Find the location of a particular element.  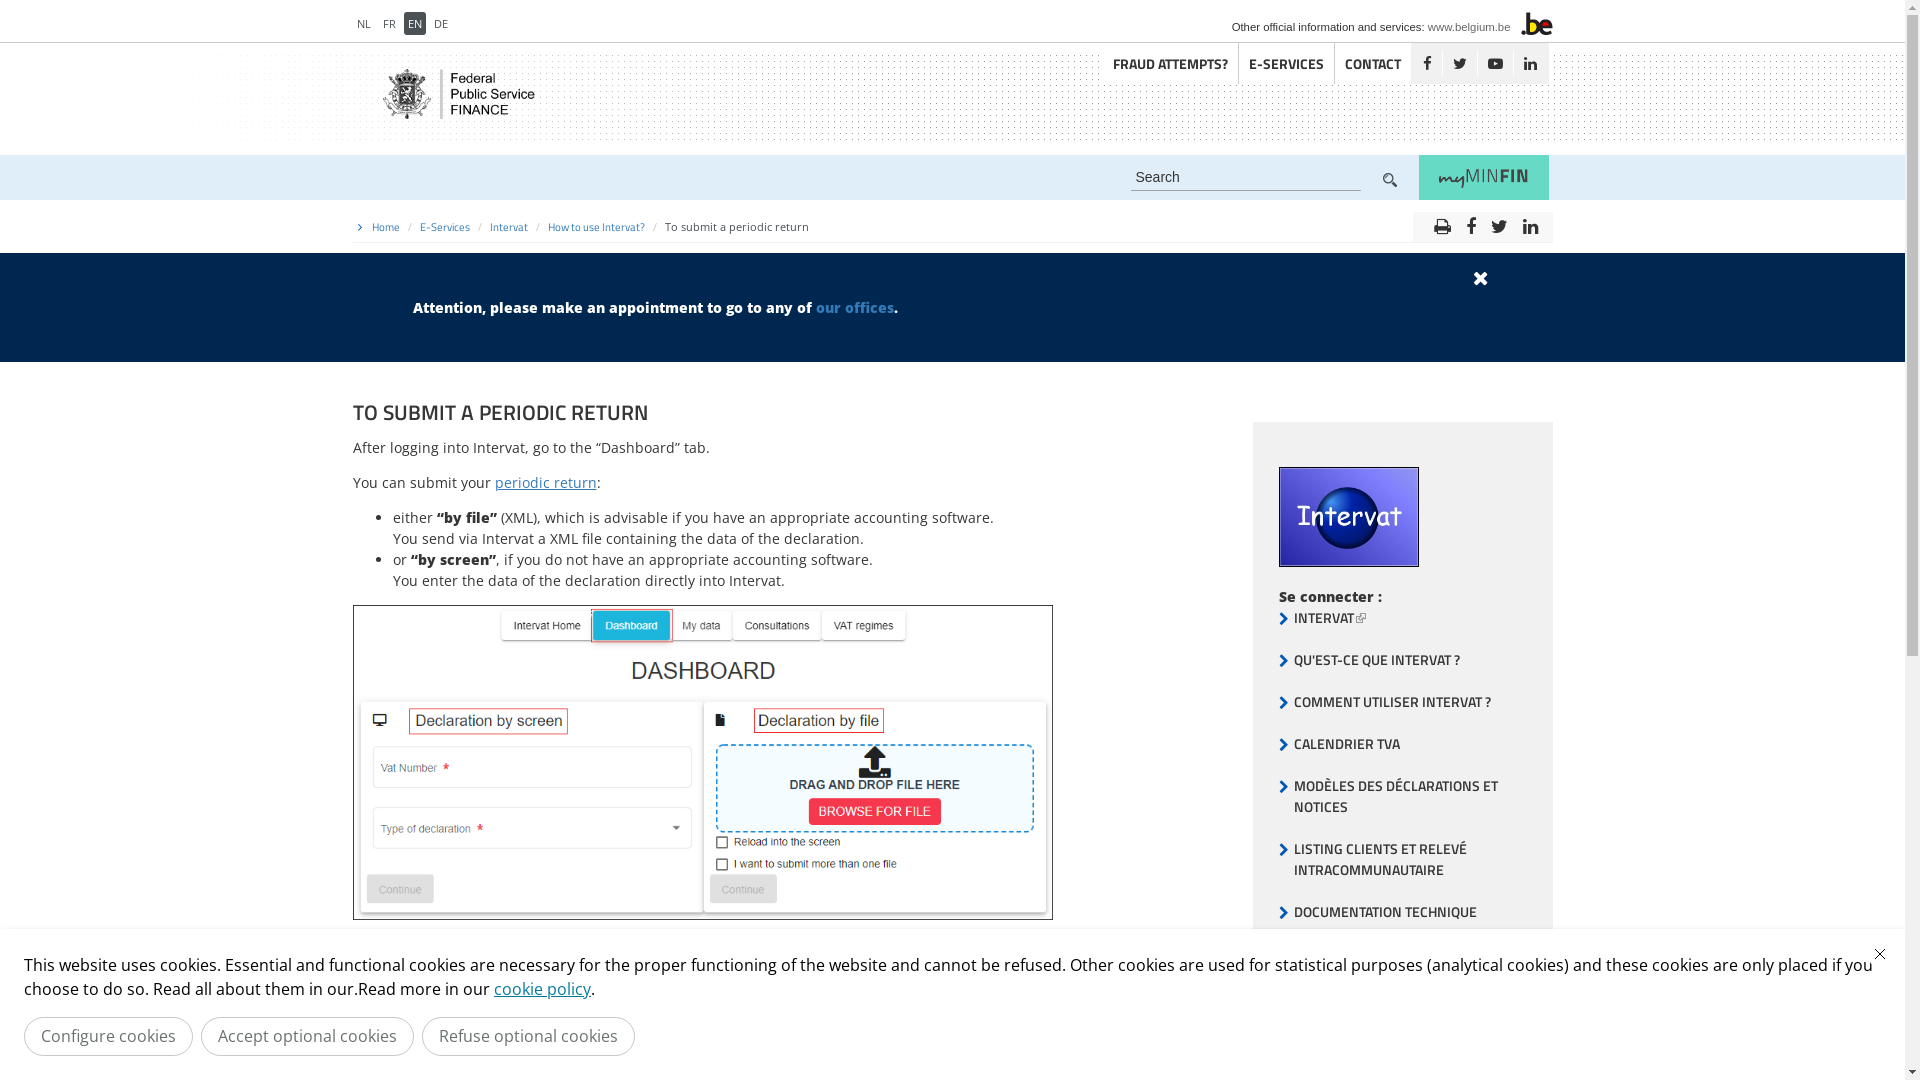

'Accept optional cookies' is located at coordinates (306, 1035).